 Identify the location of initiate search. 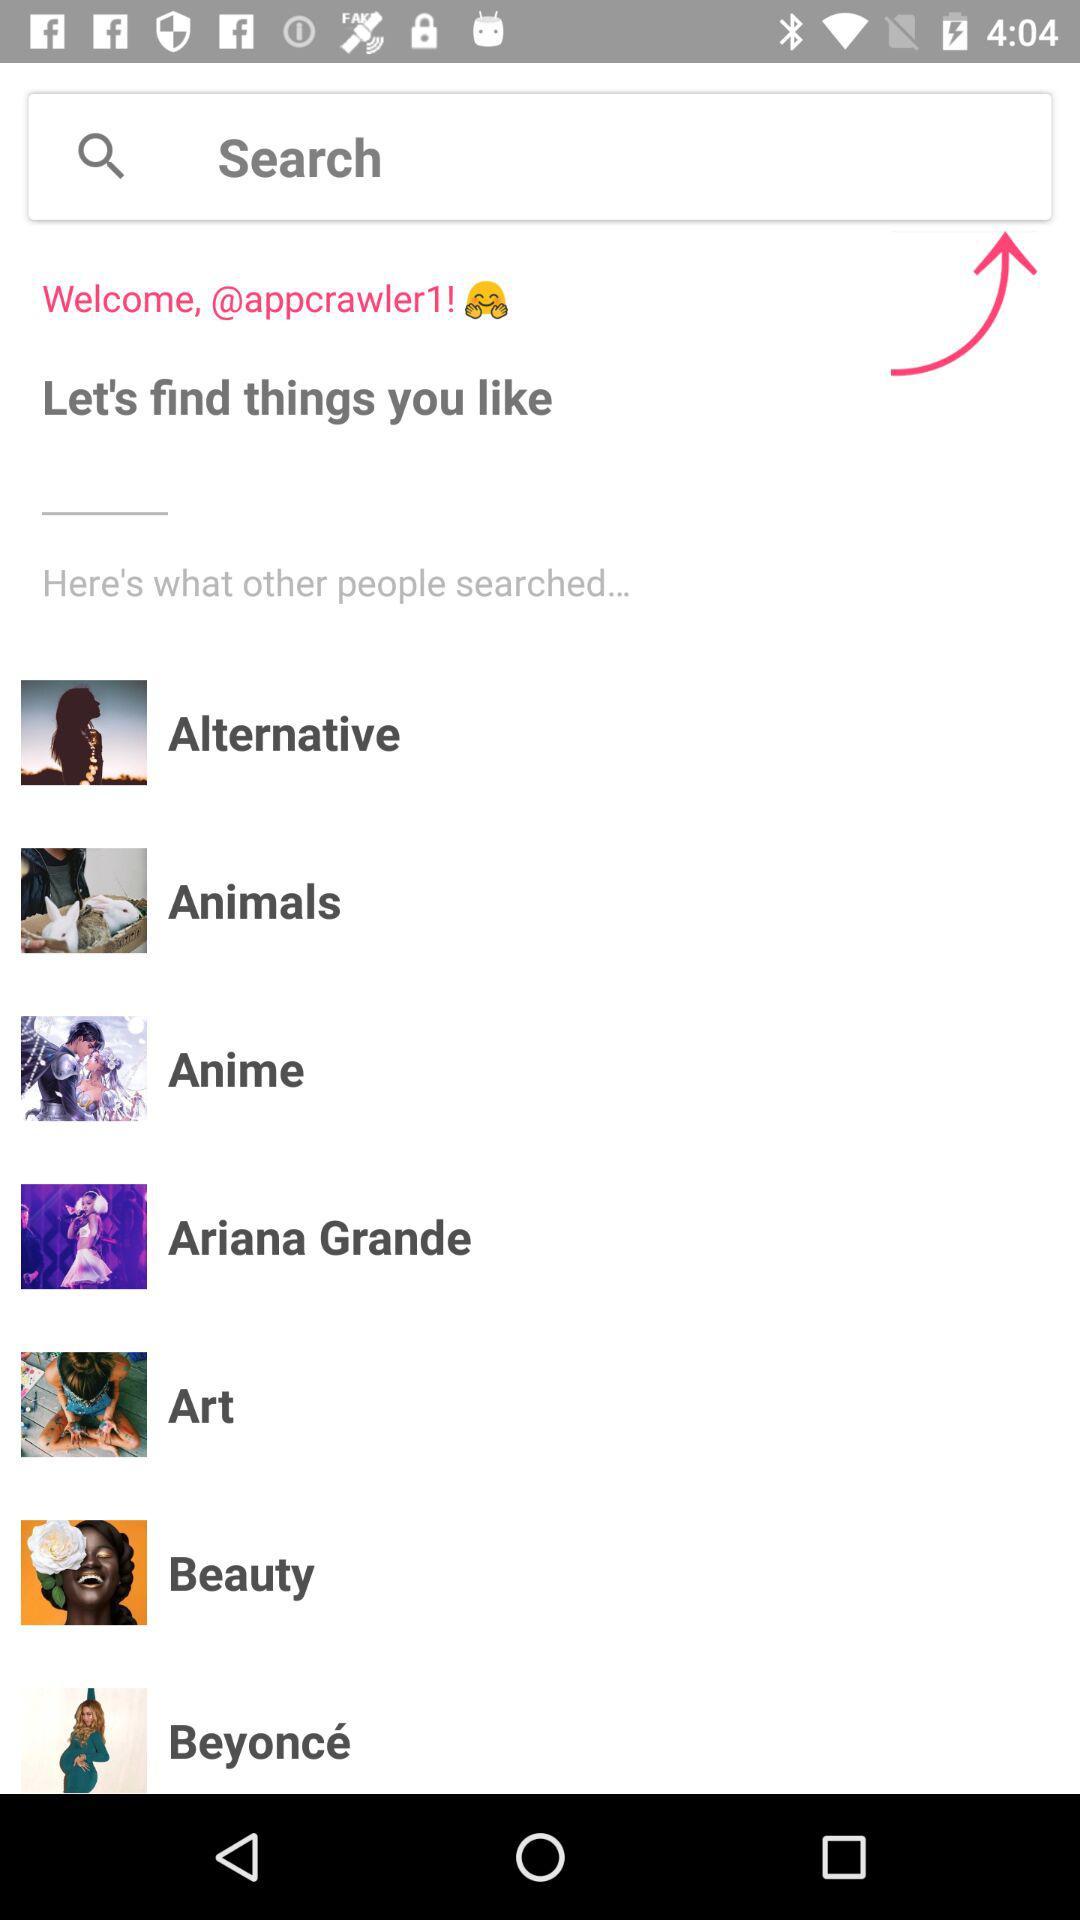
(101, 155).